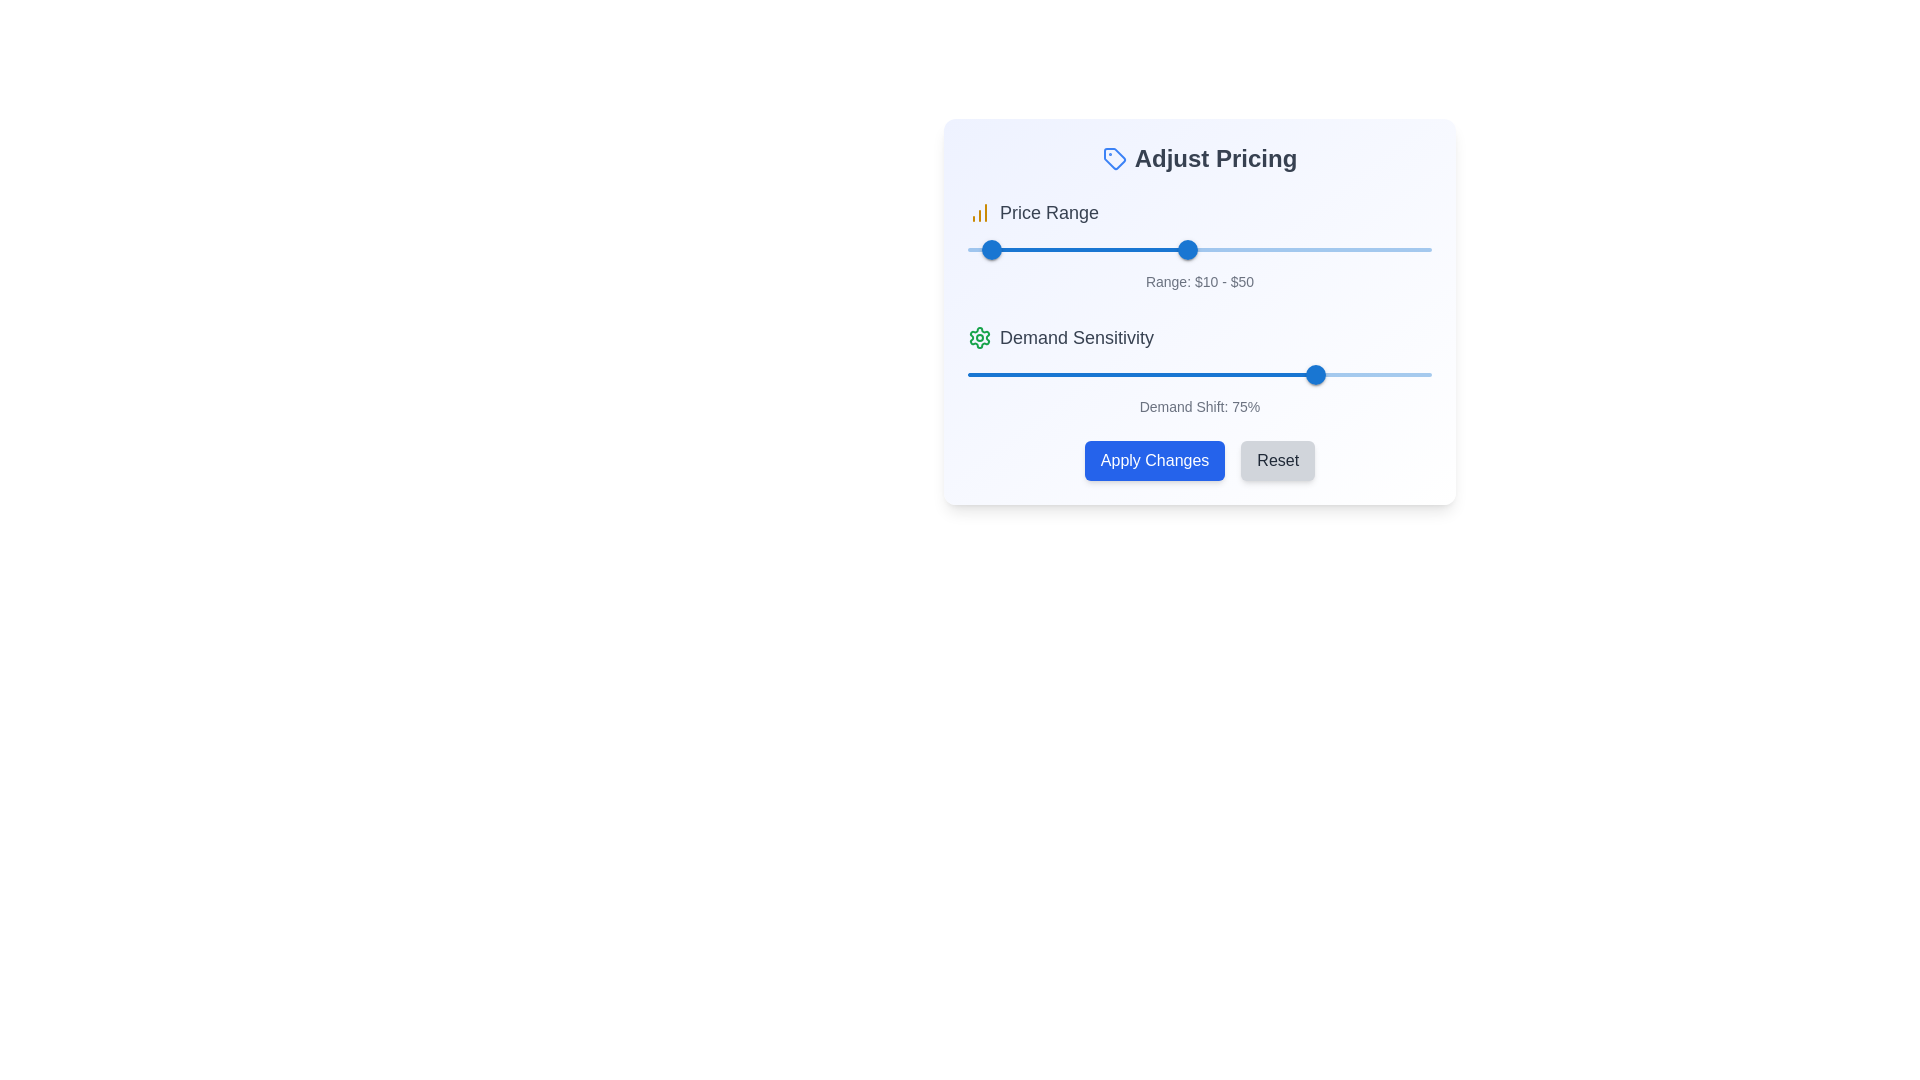 The width and height of the screenshot is (1920, 1080). Describe the element at coordinates (1271, 374) in the screenshot. I see `the Demand Sensitivity value` at that location.